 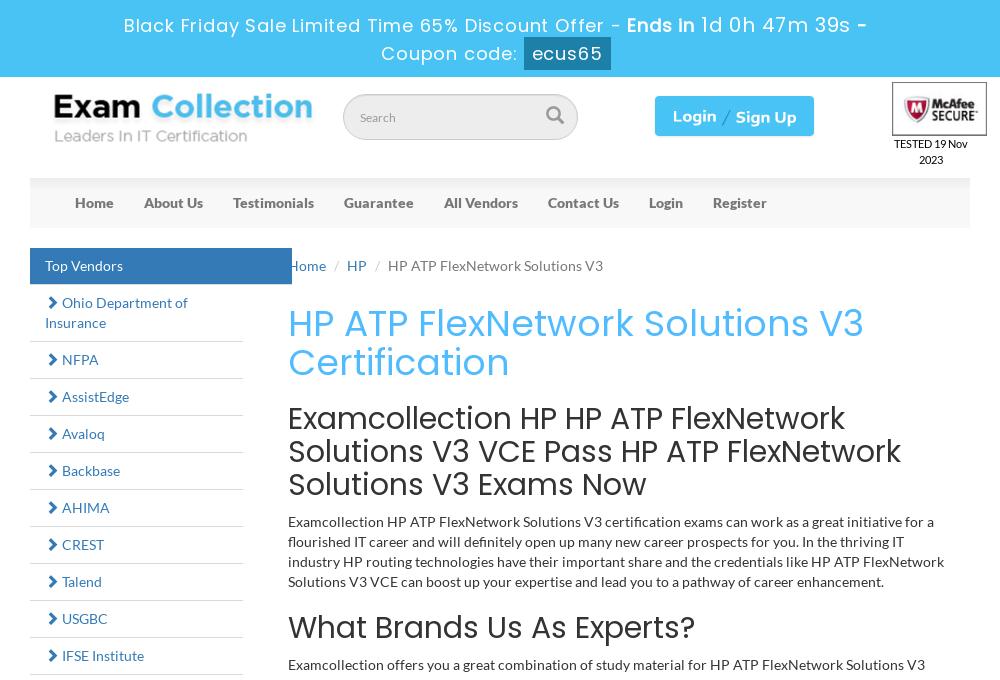 What do you see at coordinates (666, 200) in the screenshot?
I see `'Login'` at bounding box center [666, 200].